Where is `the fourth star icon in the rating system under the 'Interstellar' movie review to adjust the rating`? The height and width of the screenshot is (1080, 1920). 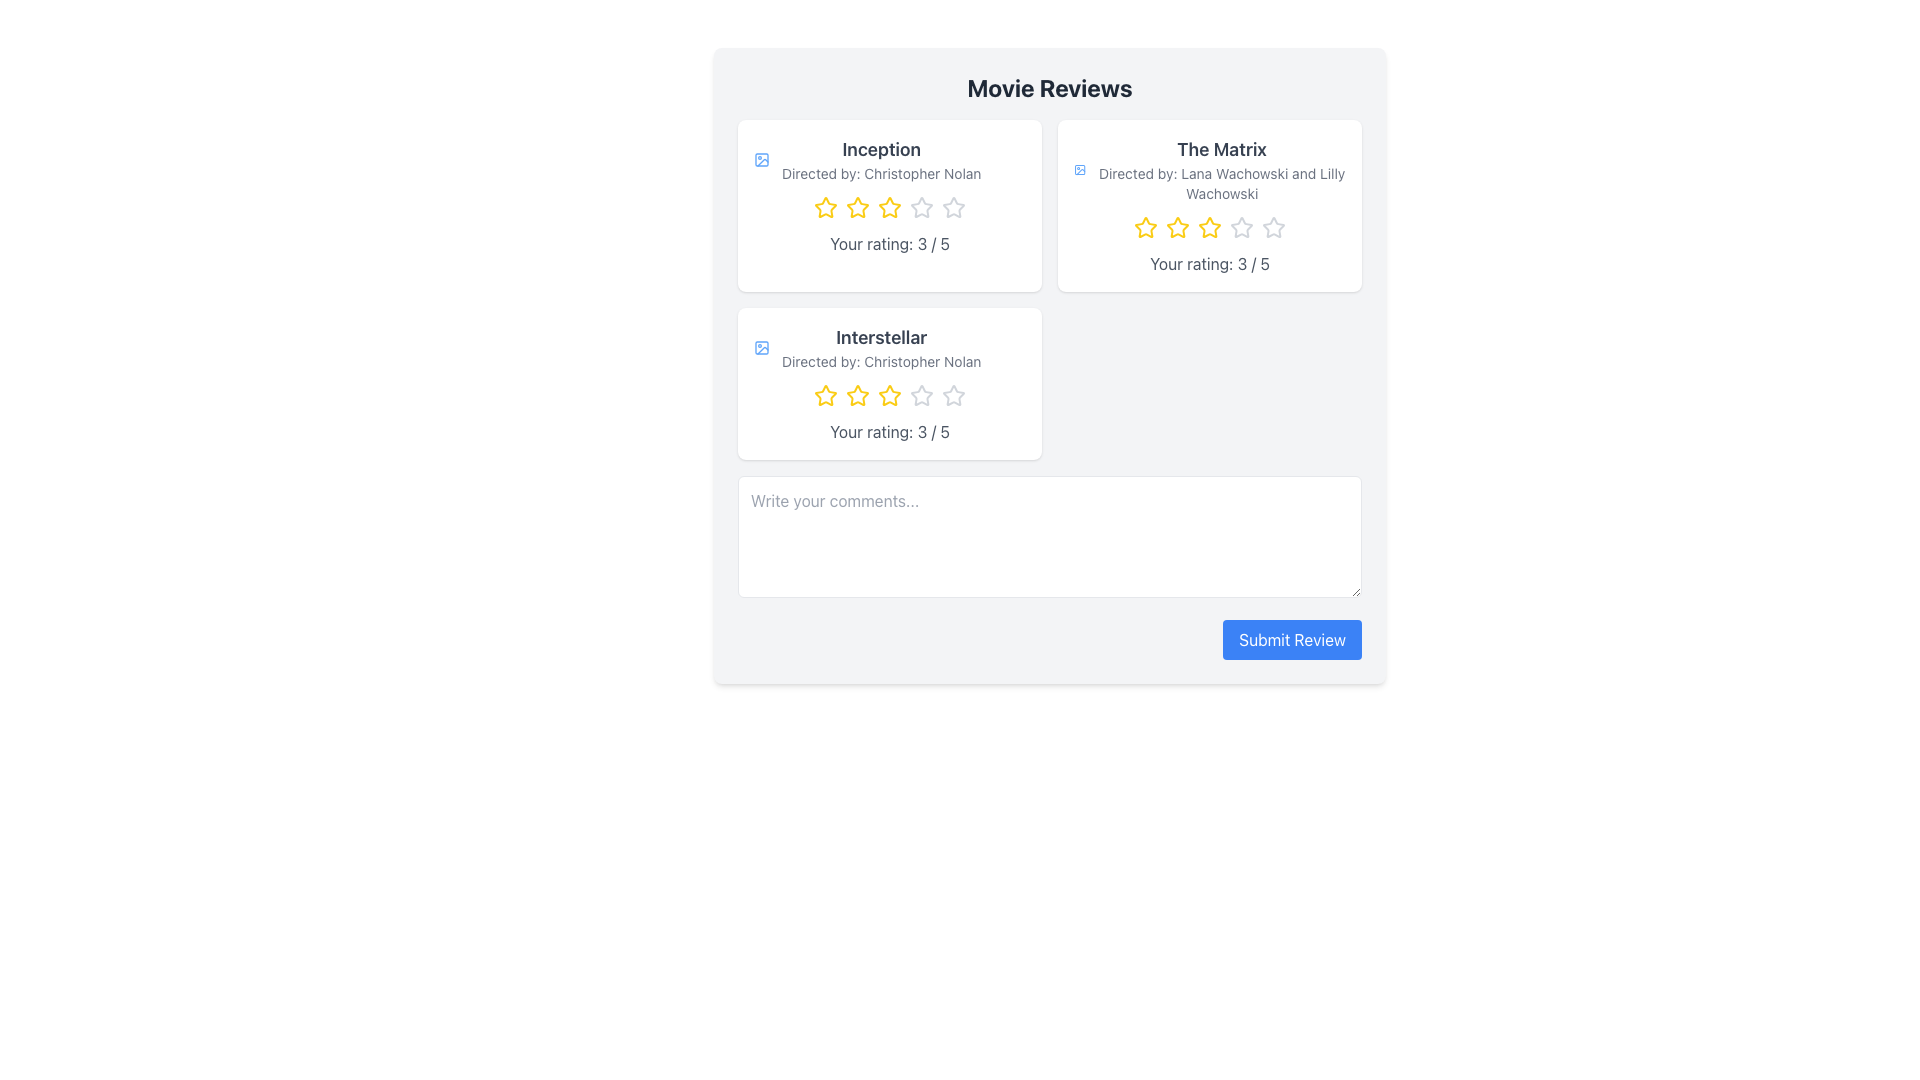
the fourth star icon in the rating system under the 'Interstellar' movie review to adjust the rating is located at coordinates (953, 395).